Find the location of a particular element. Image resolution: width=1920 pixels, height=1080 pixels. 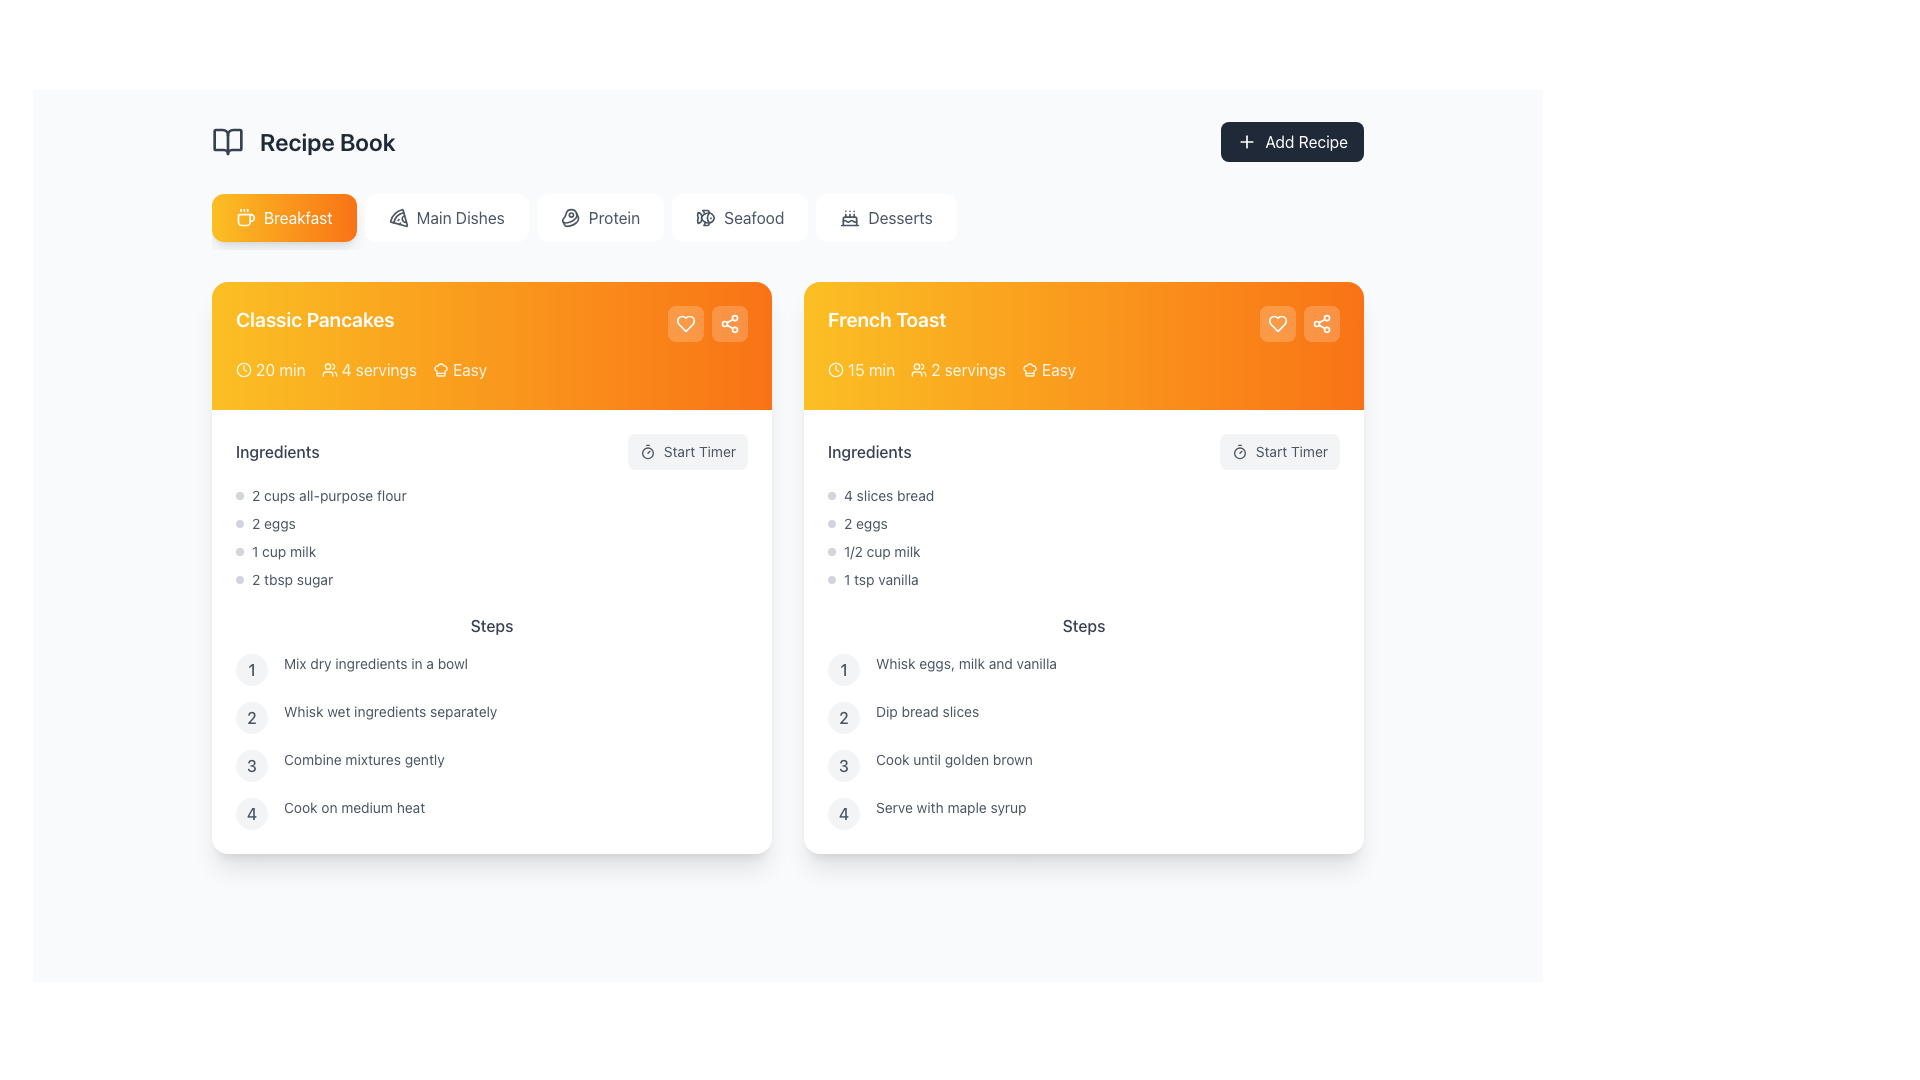

the ordinal marker badge indicating the second step of the recipe instructions in the 'Steps' section of the 'French Toast' recipe card, located to the left of the text 'Dip bread slices' is located at coordinates (844, 716).